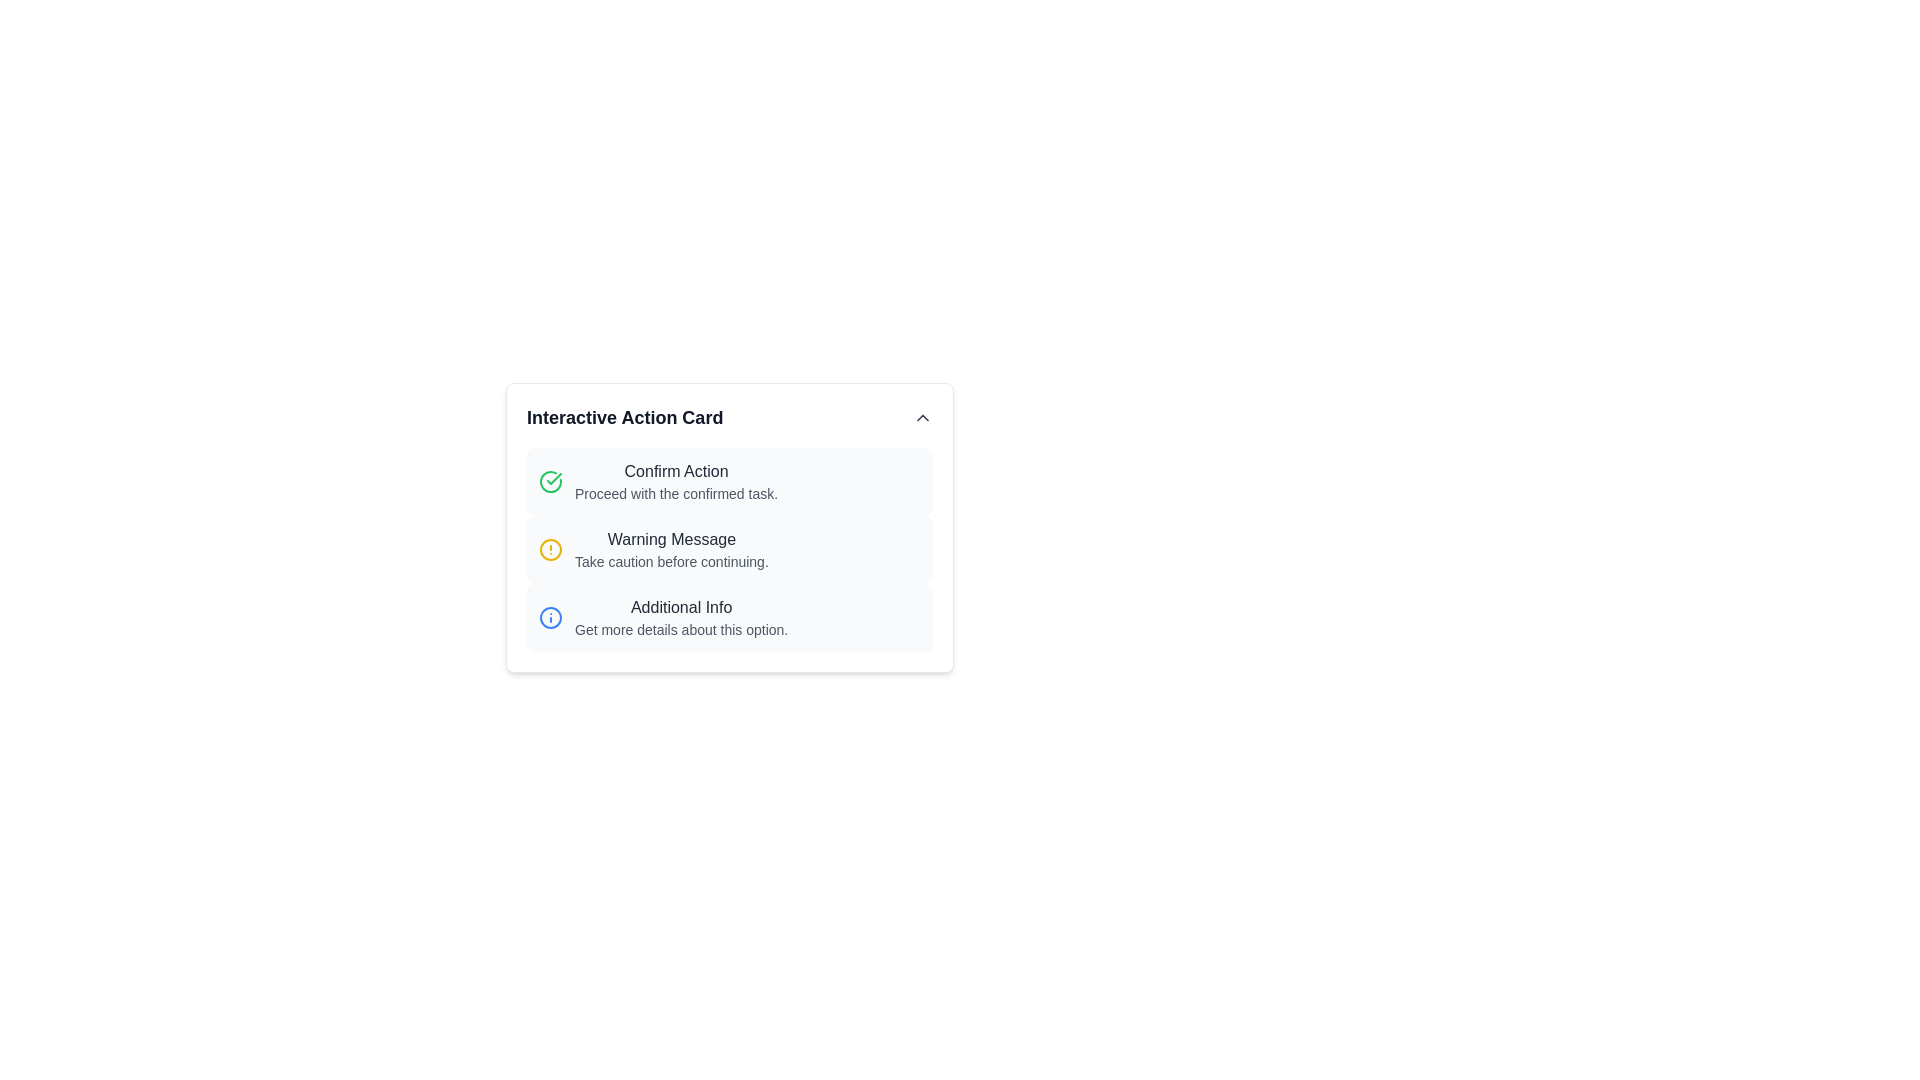 Image resolution: width=1920 pixels, height=1080 pixels. Describe the element at coordinates (728, 616) in the screenshot. I see `the 'Additional Info' actionable card item located at the bottom of the vertical stack within the 'Interactive Action Card'` at that location.